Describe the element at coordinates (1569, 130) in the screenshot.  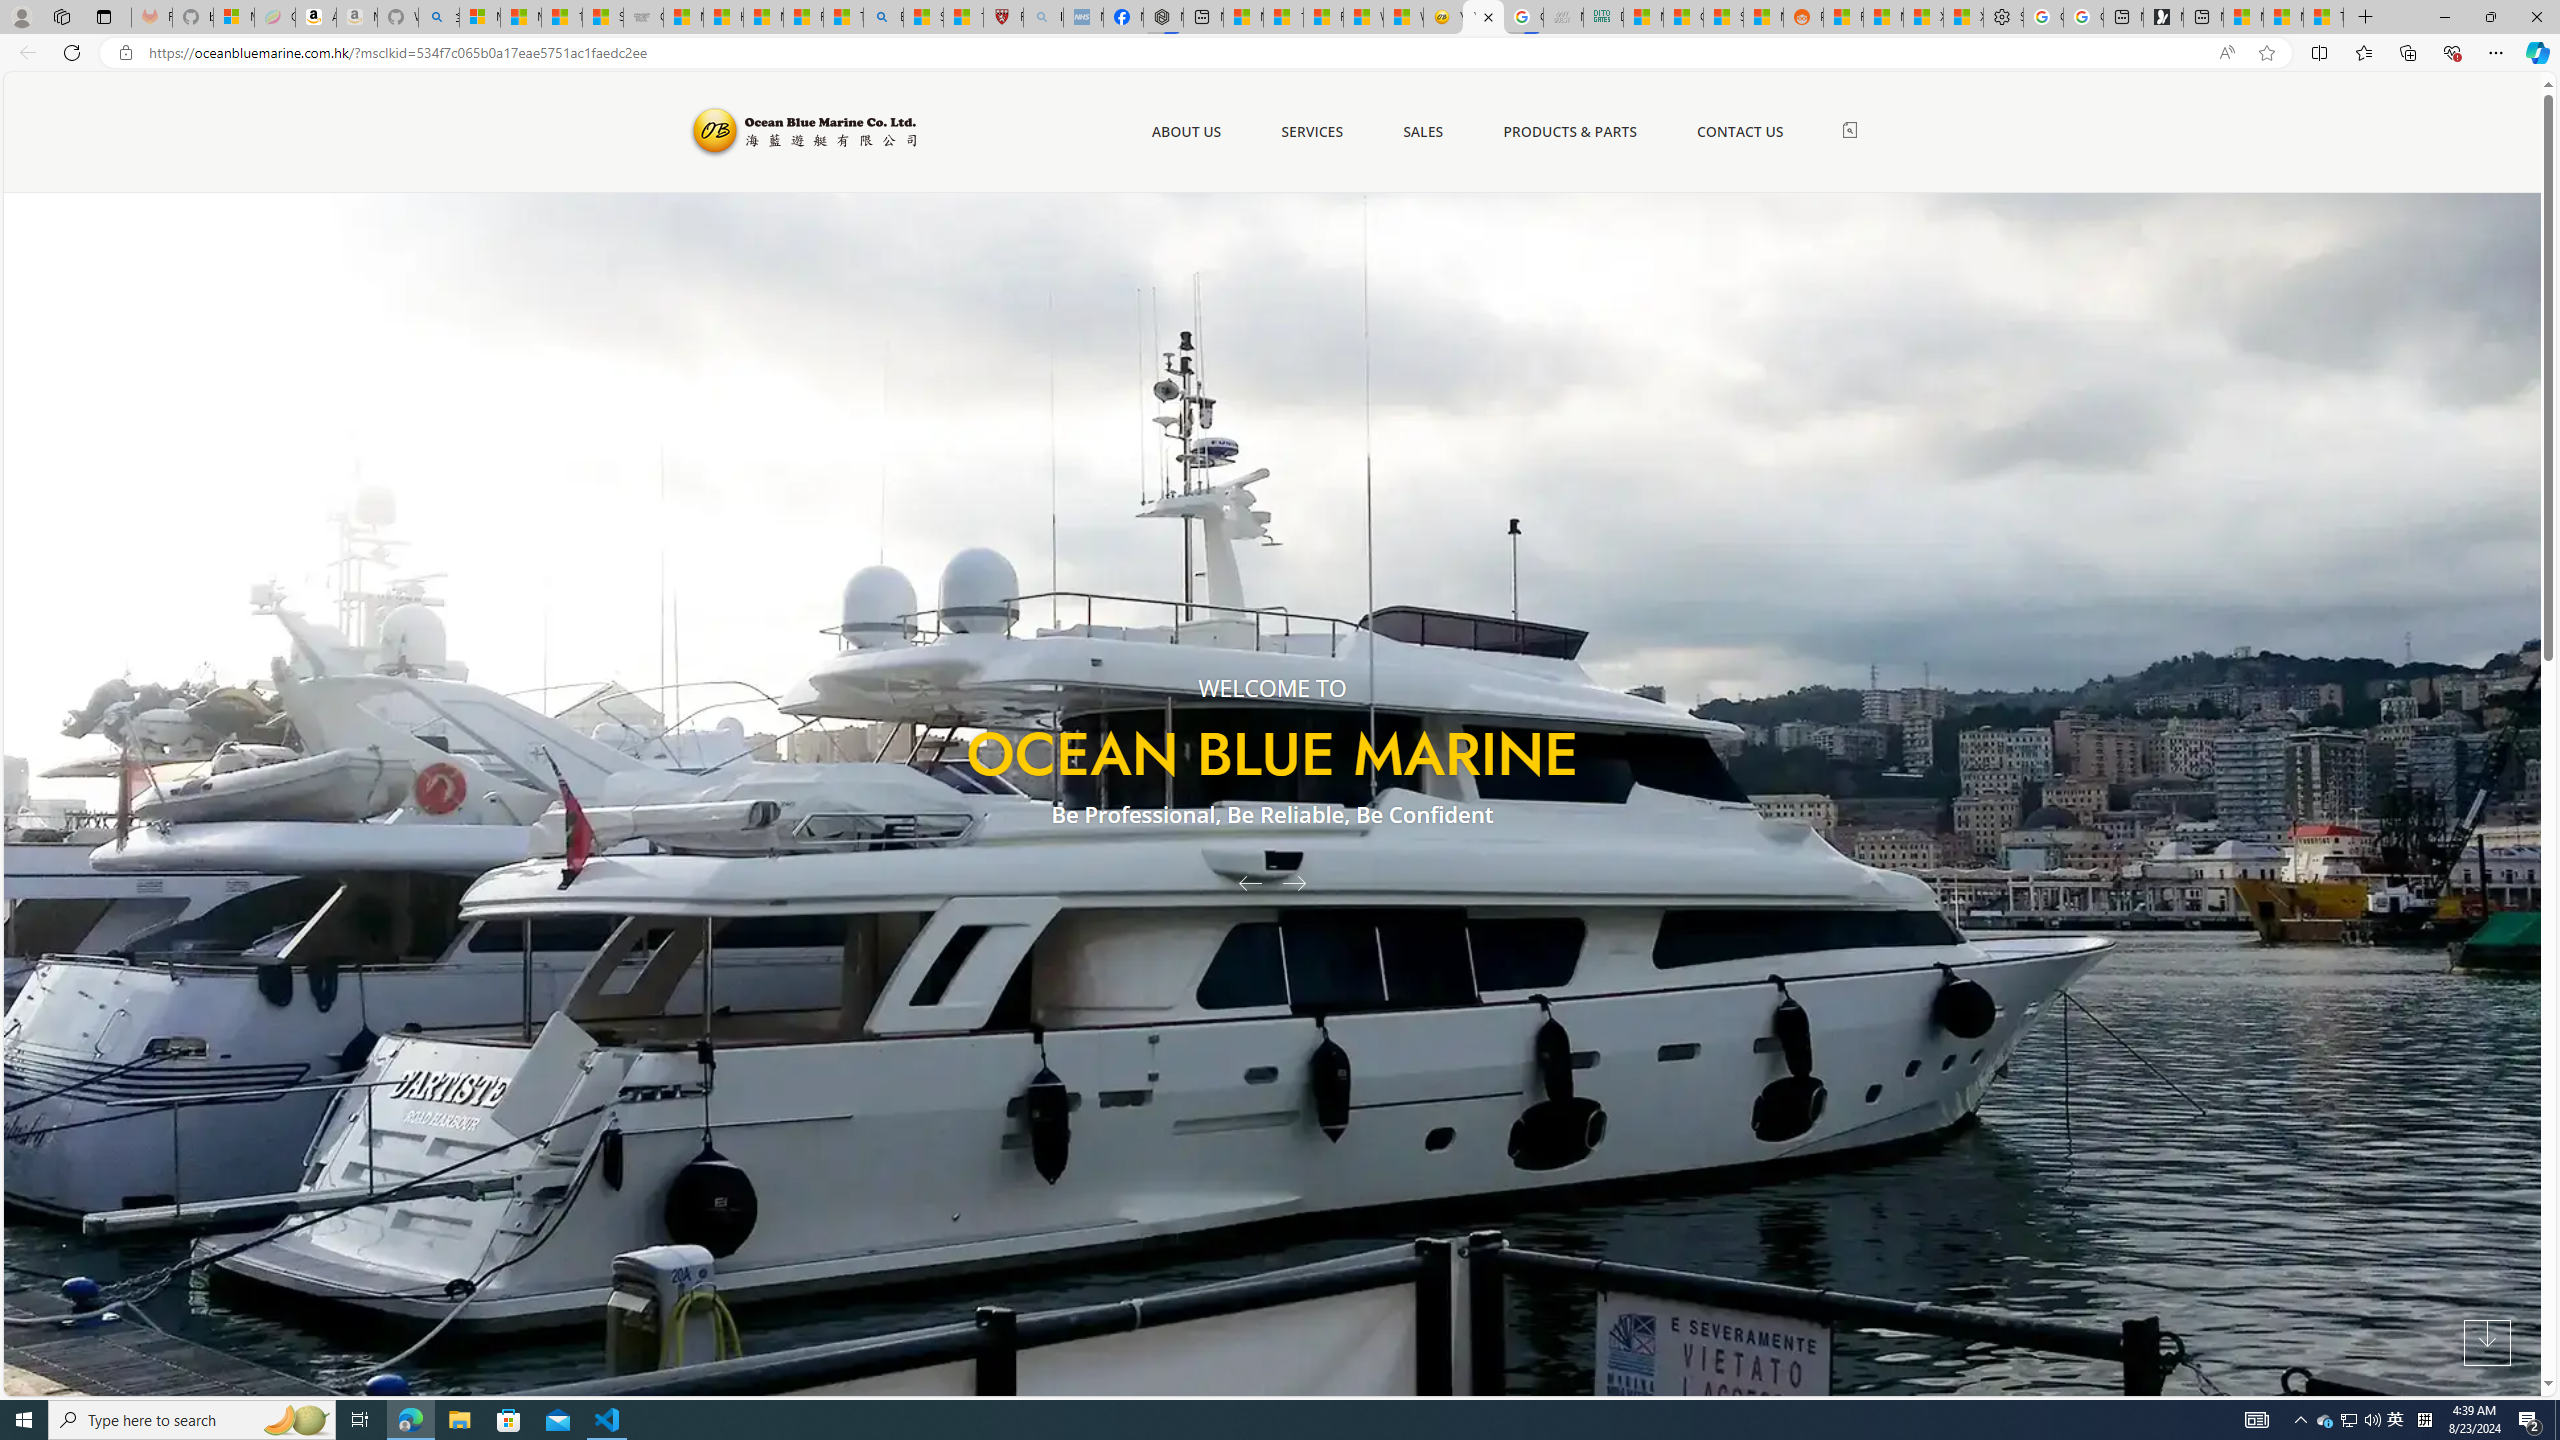
I see `'PRODUCTS & PARTS'` at that location.